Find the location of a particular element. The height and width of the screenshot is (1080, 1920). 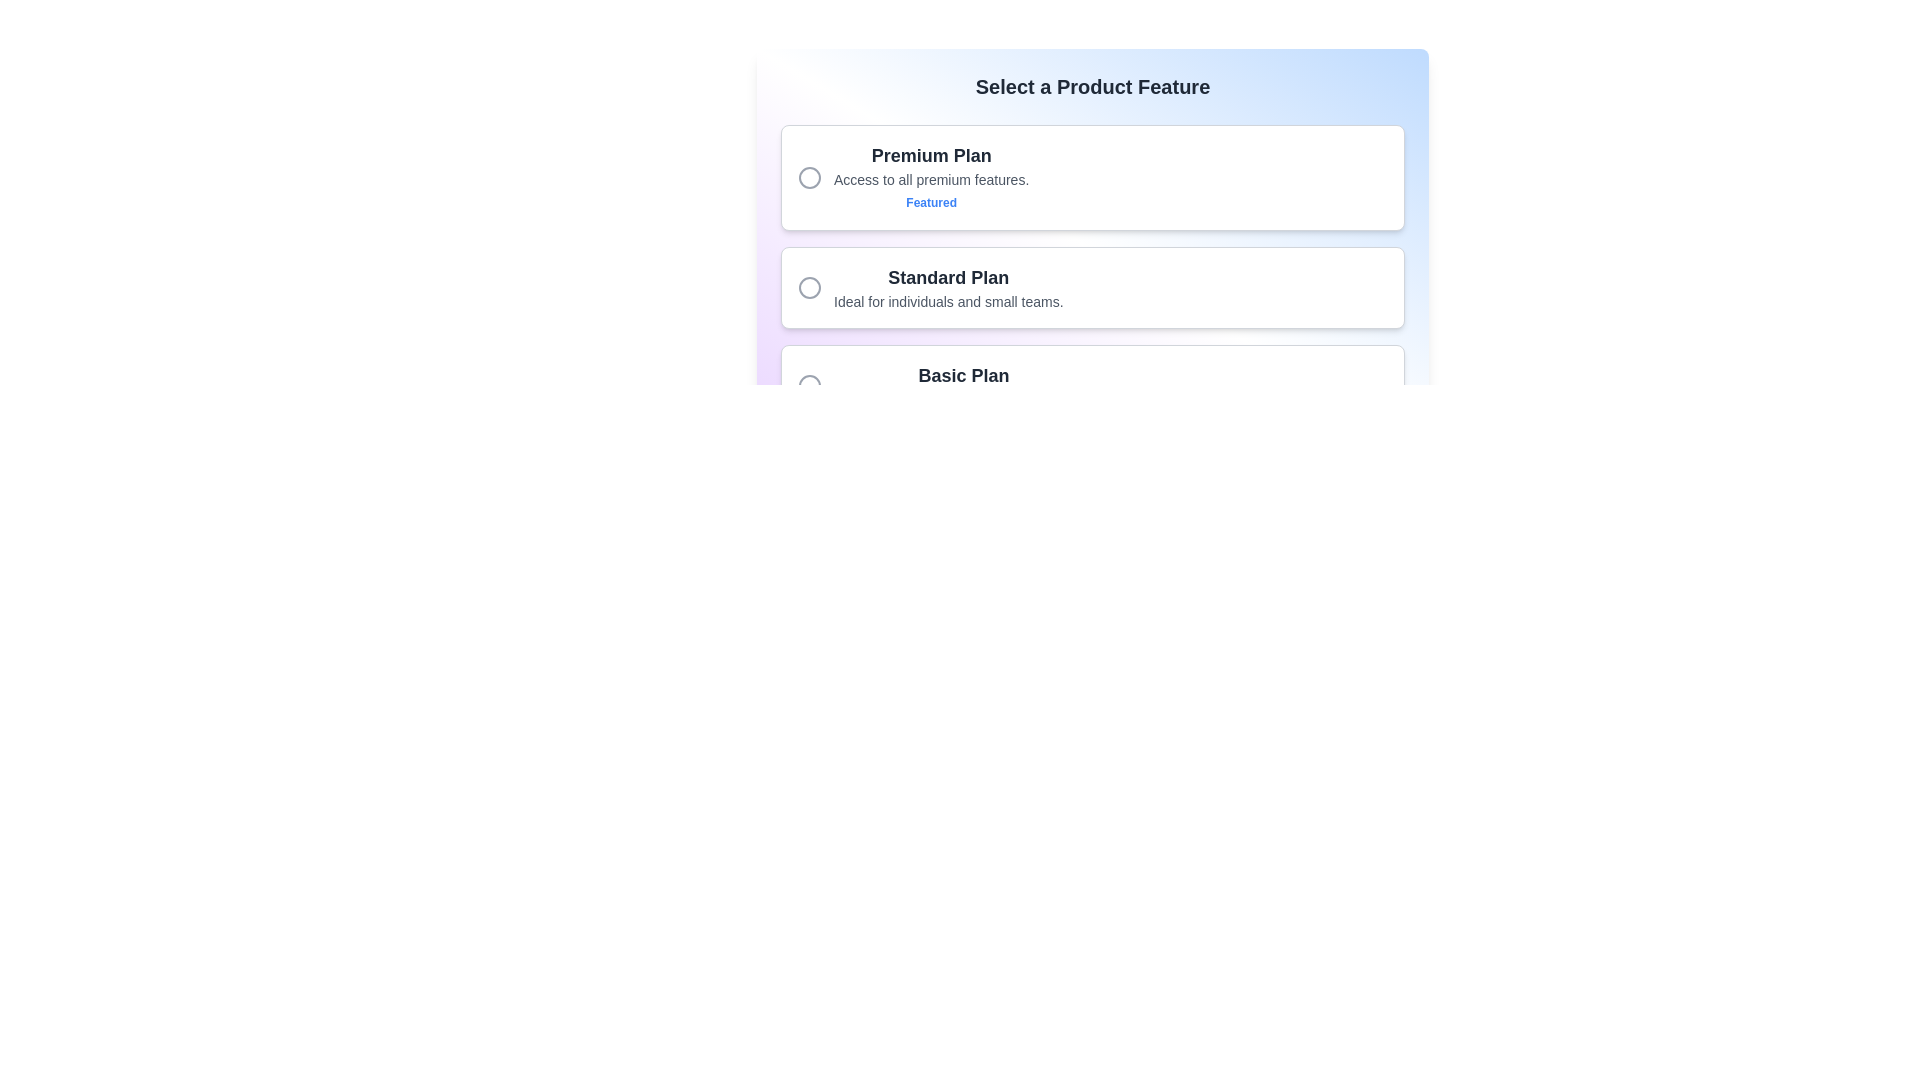

the 'Premium Plan' static text block within the card component, which displays the title in bold and larger font, along with the description and 'Featured' label in smaller blue font is located at coordinates (930, 176).